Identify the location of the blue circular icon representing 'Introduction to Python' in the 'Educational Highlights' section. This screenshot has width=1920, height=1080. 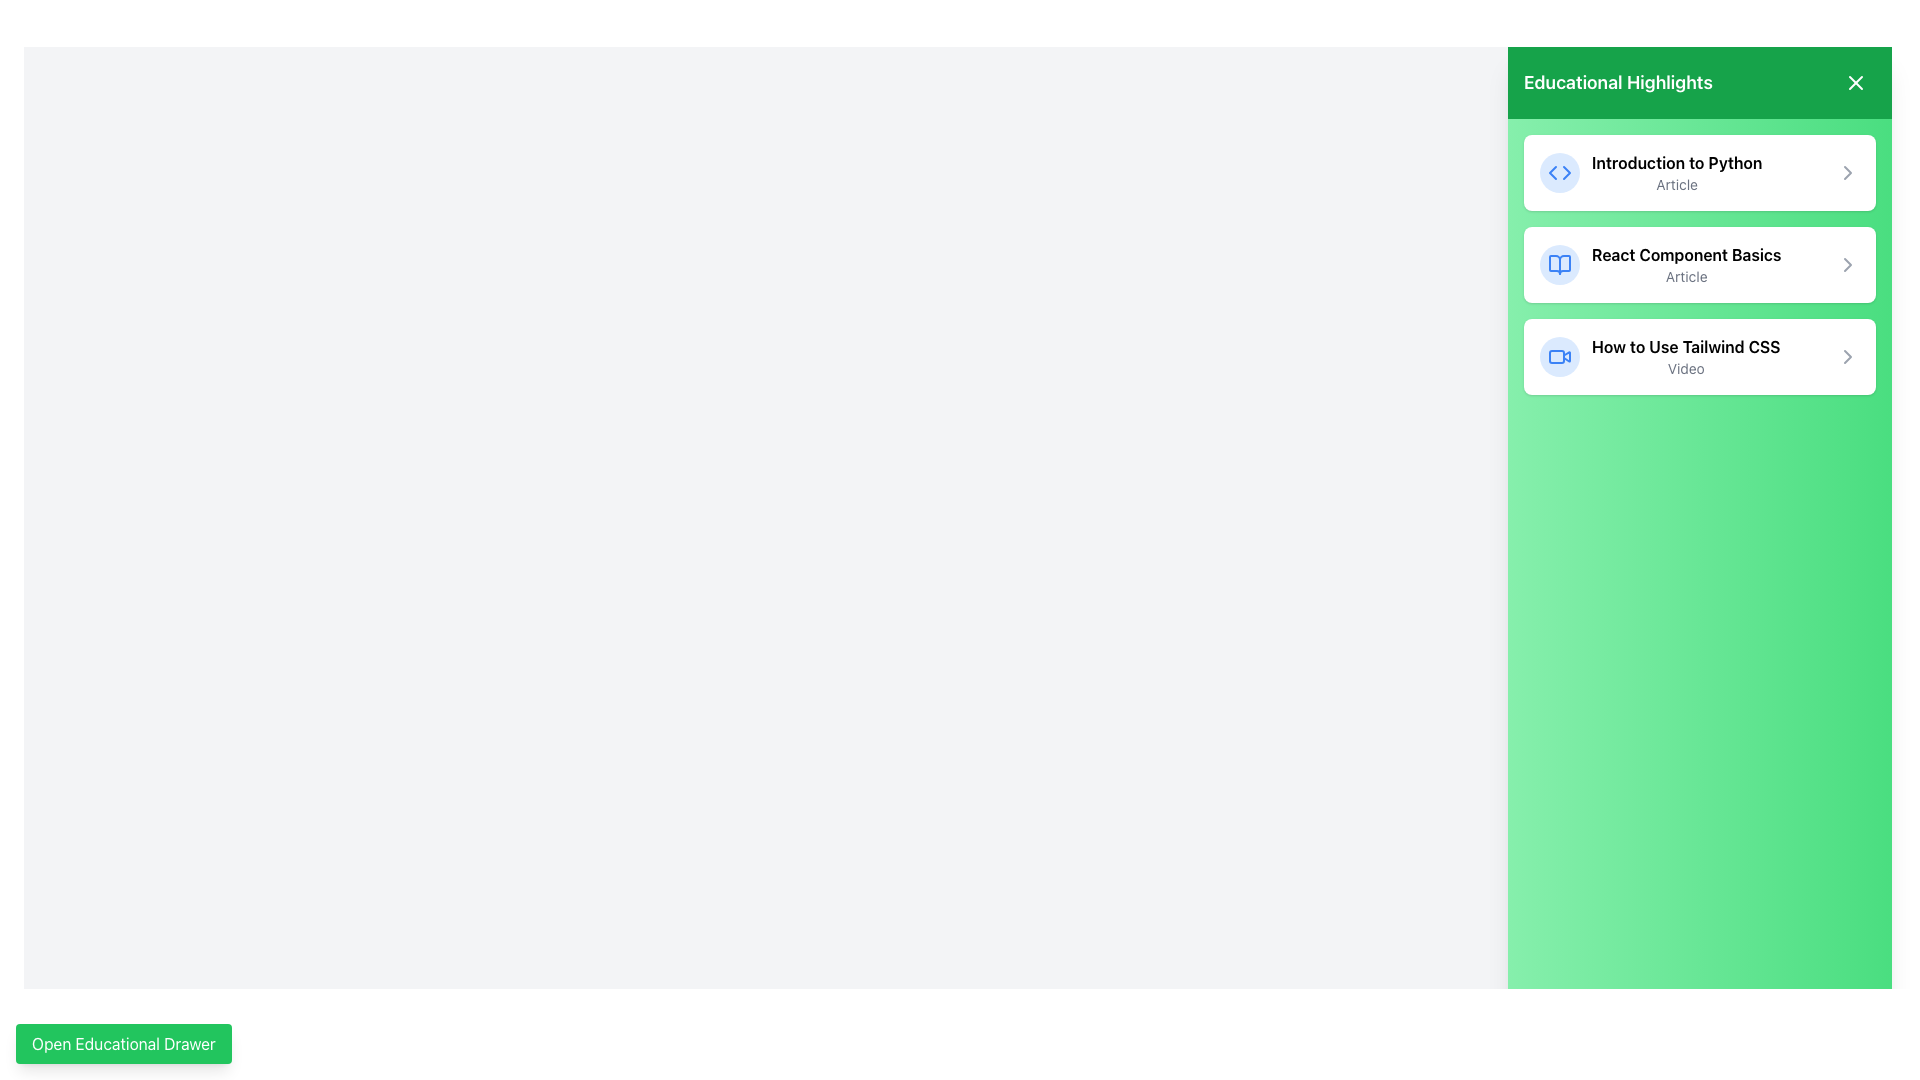
(1559, 172).